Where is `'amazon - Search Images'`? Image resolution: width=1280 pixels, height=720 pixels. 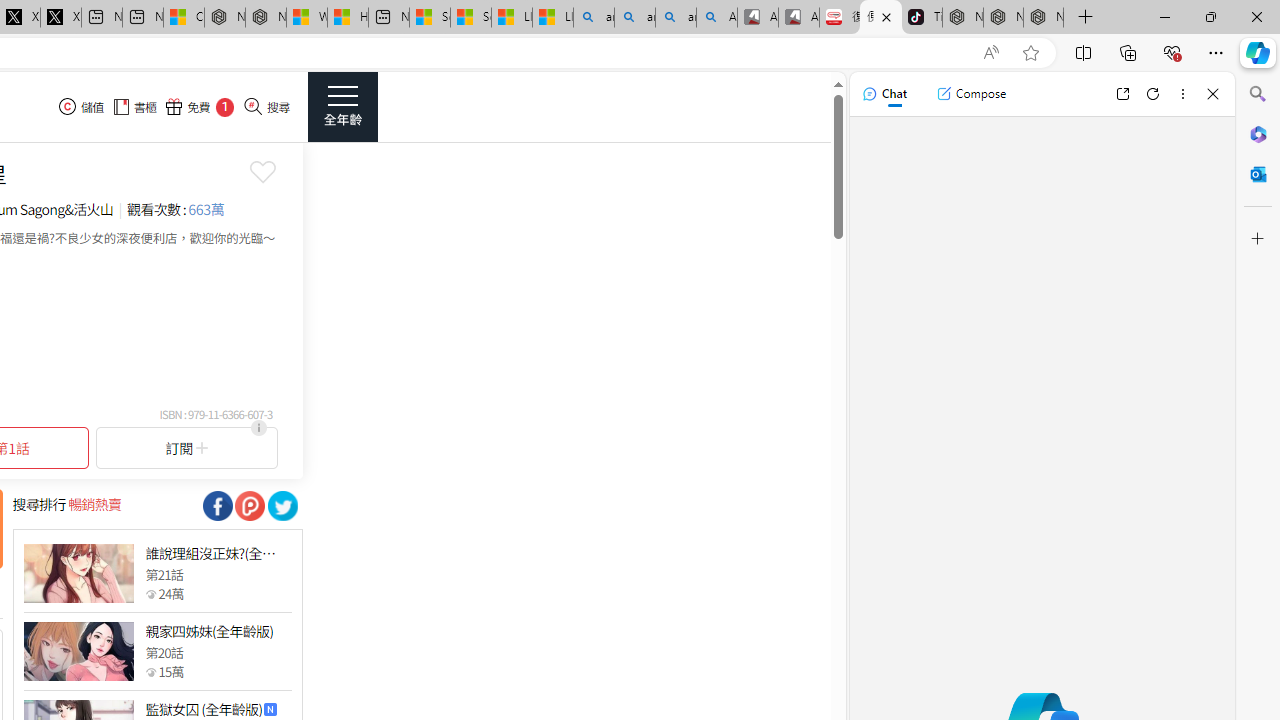 'amazon - Search Images' is located at coordinates (675, 17).